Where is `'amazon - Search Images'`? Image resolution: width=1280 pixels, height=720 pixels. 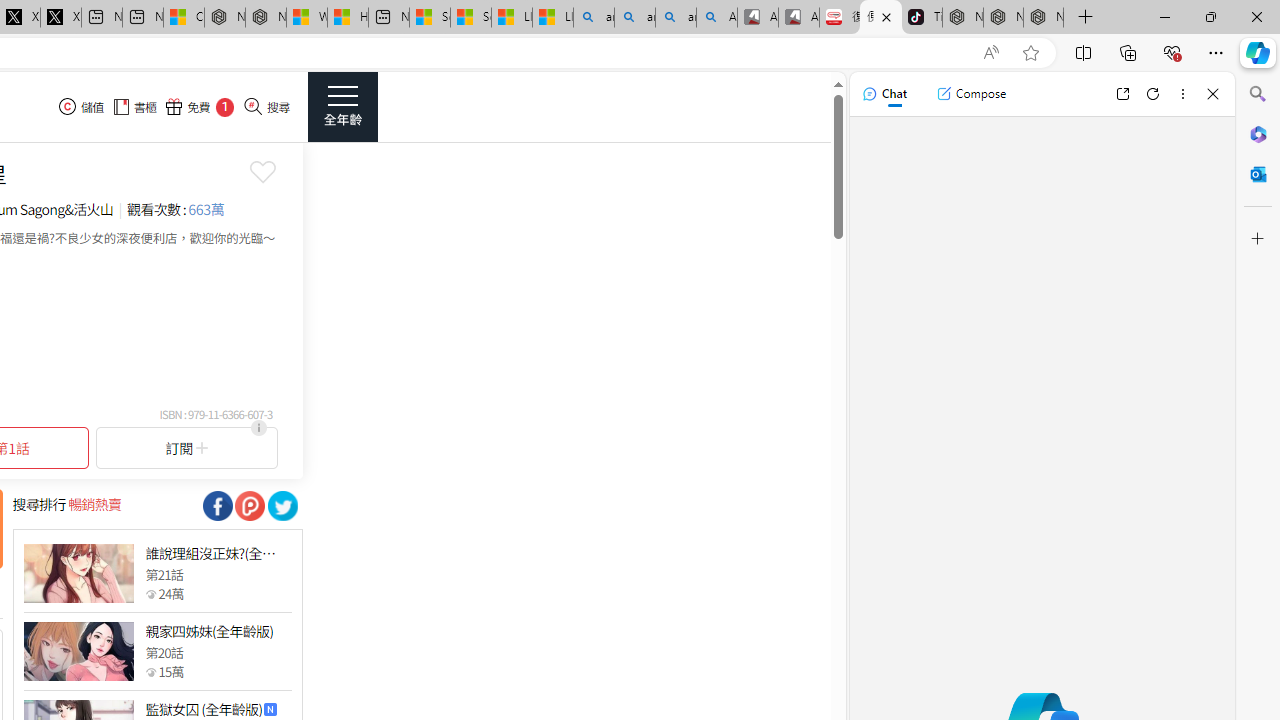 'amazon - Search Images' is located at coordinates (675, 17).